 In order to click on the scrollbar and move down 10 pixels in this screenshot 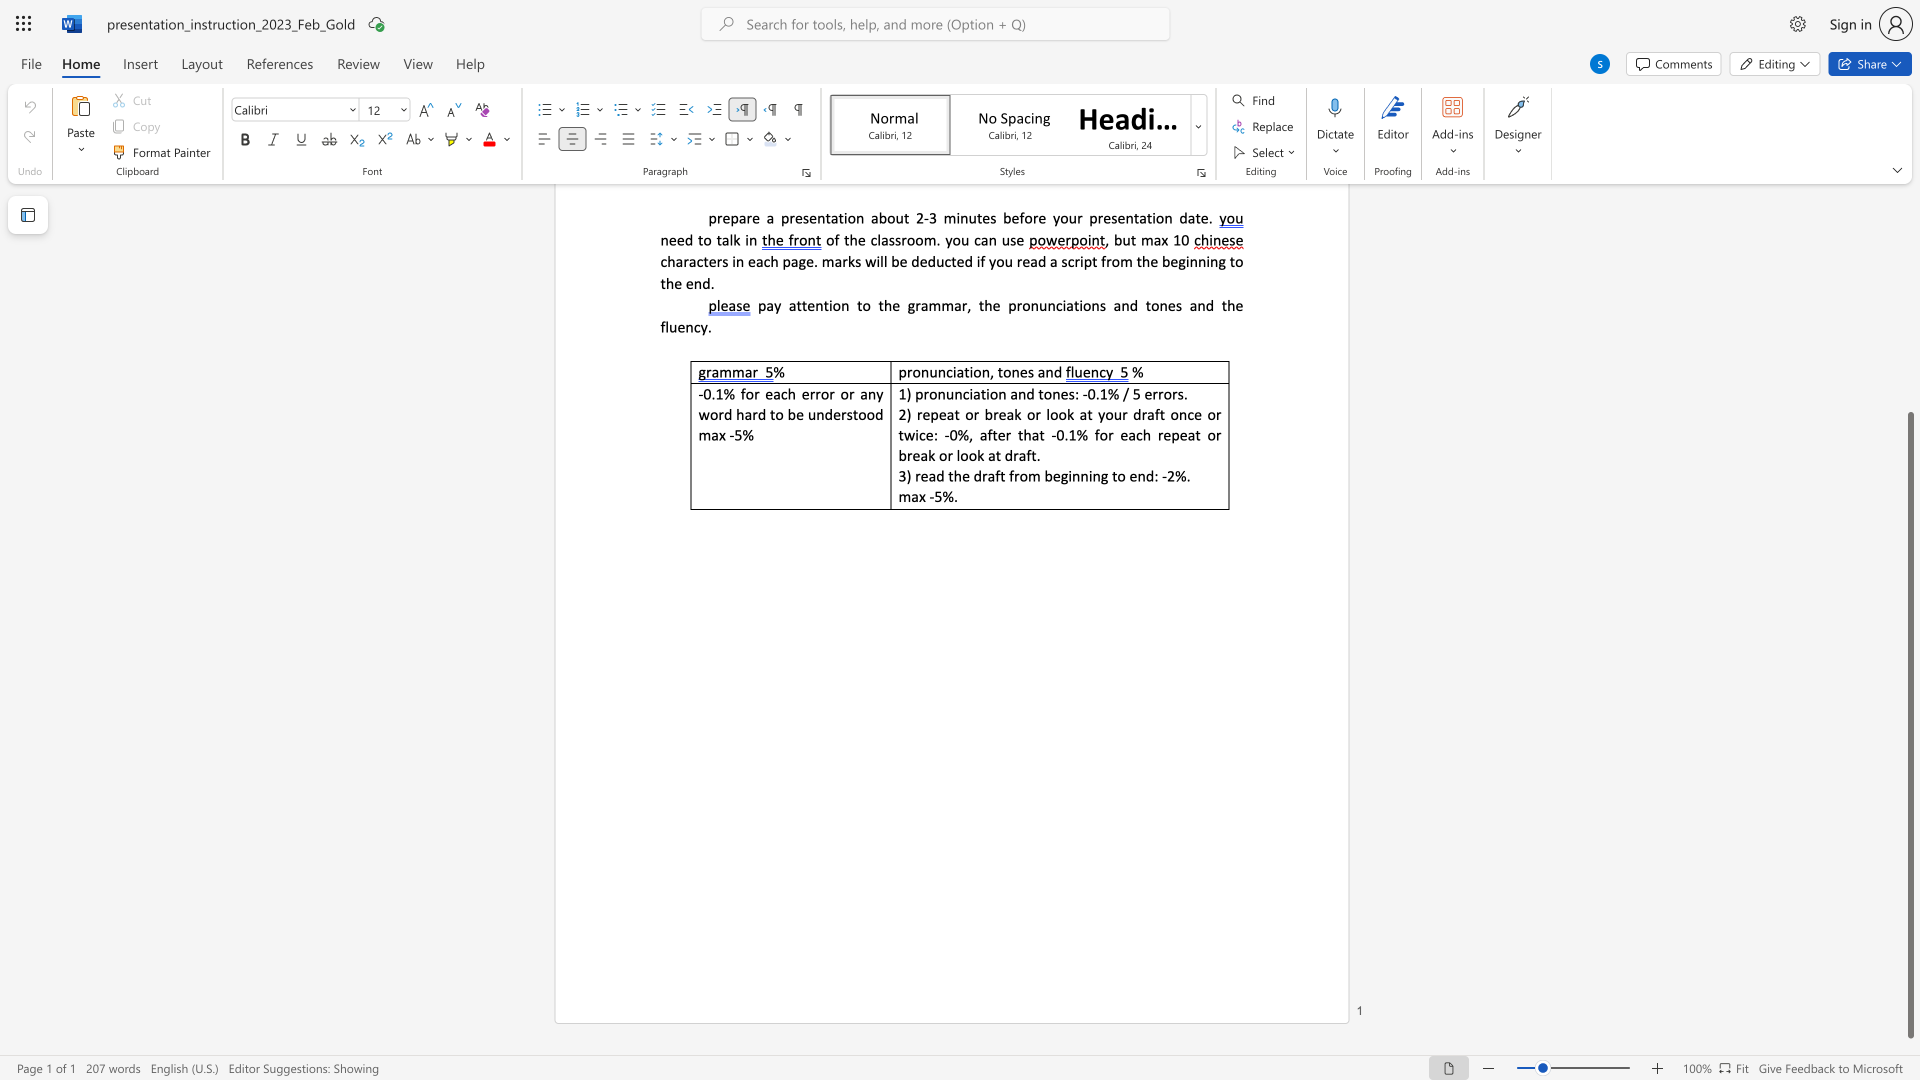, I will do `click(1909, 725)`.